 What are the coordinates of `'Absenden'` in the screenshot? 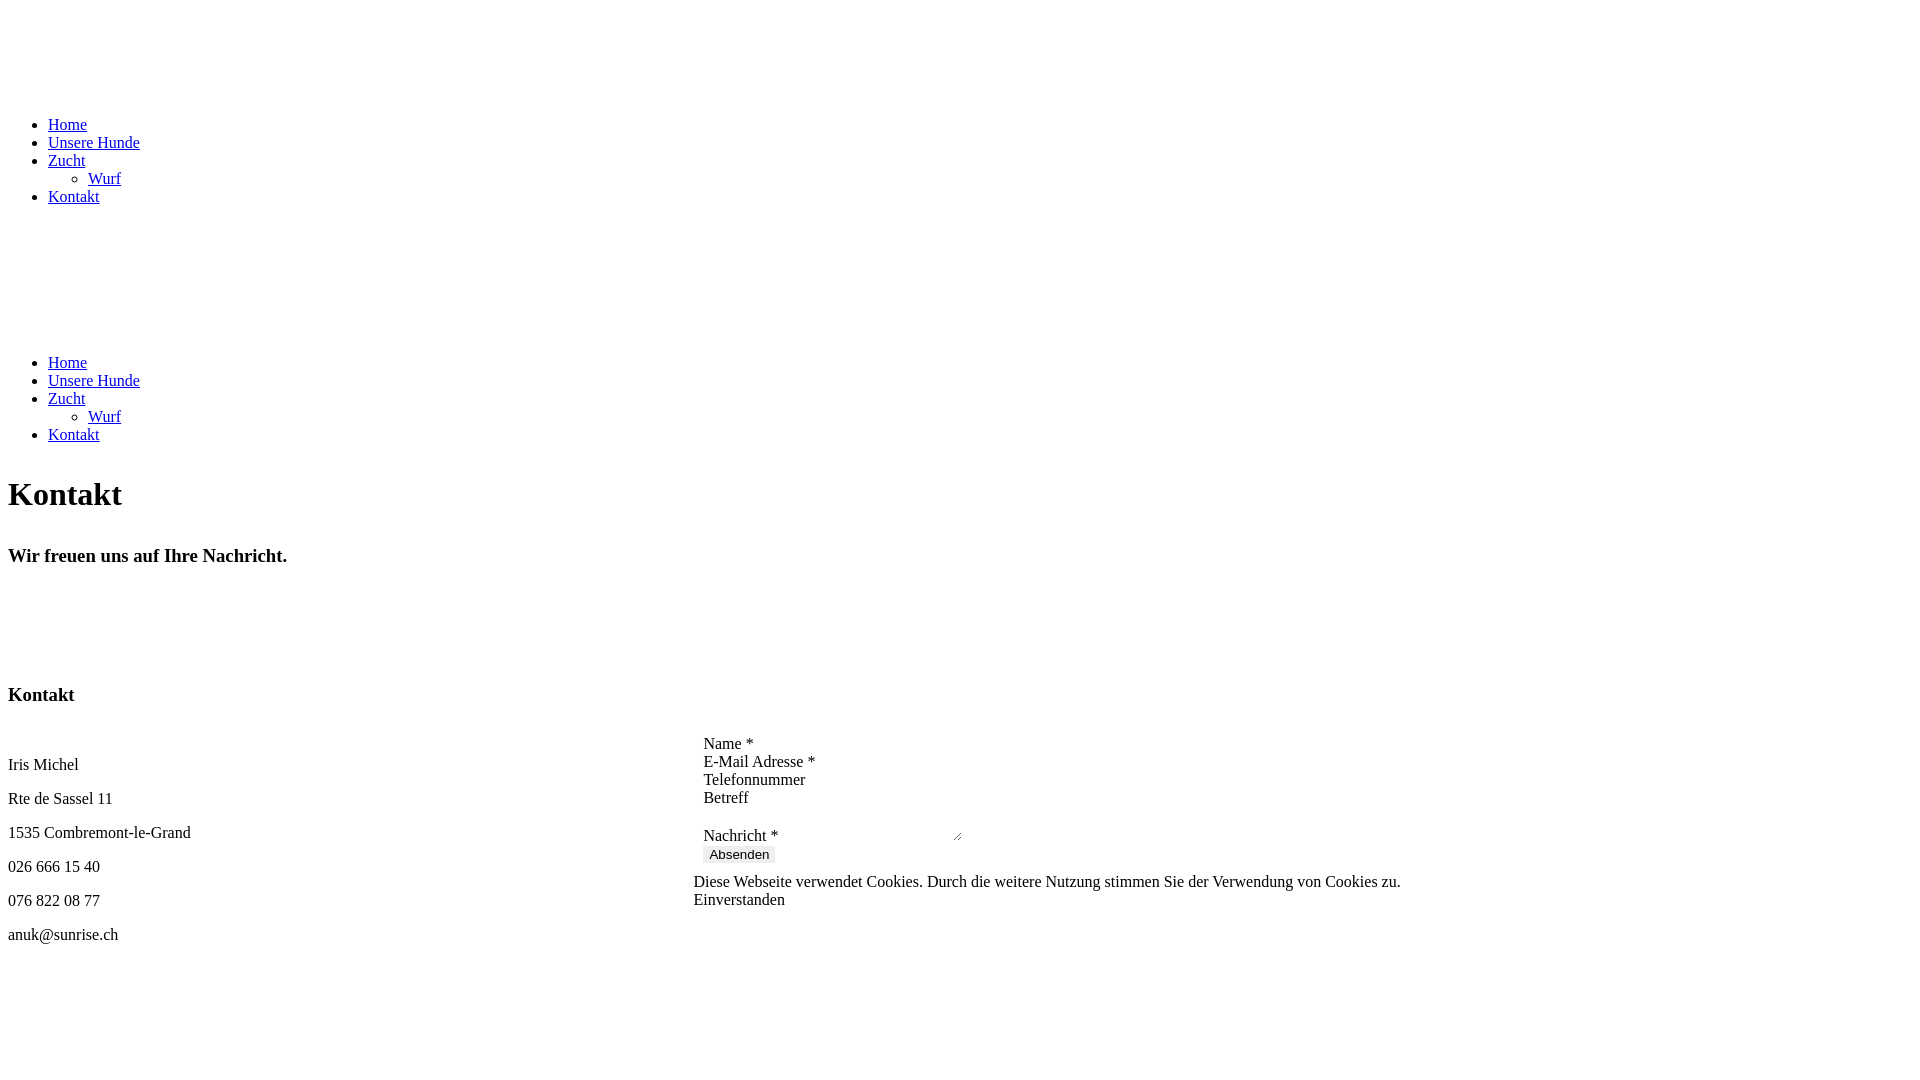 It's located at (702, 854).